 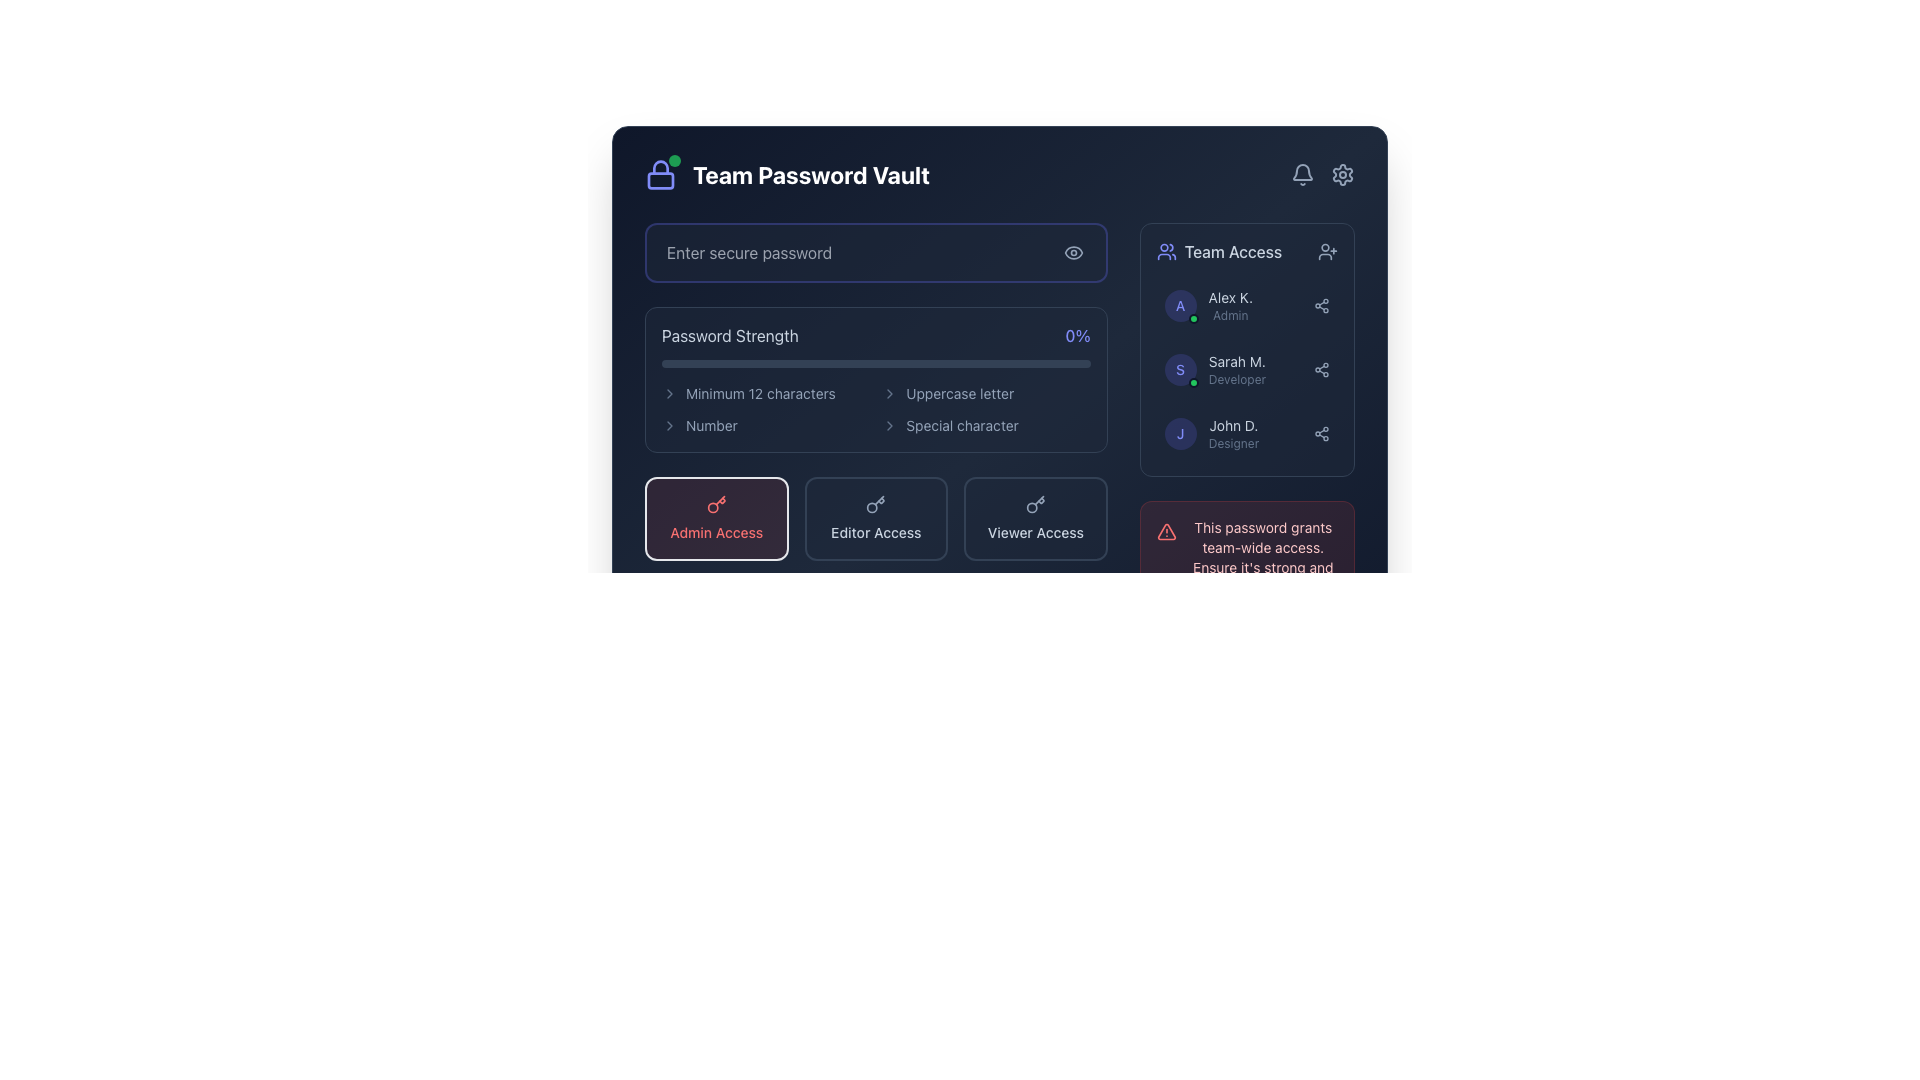 What do you see at coordinates (876, 380) in the screenshot?
I see `the password strength indicator progress bar` at bounding box center [876, 380].